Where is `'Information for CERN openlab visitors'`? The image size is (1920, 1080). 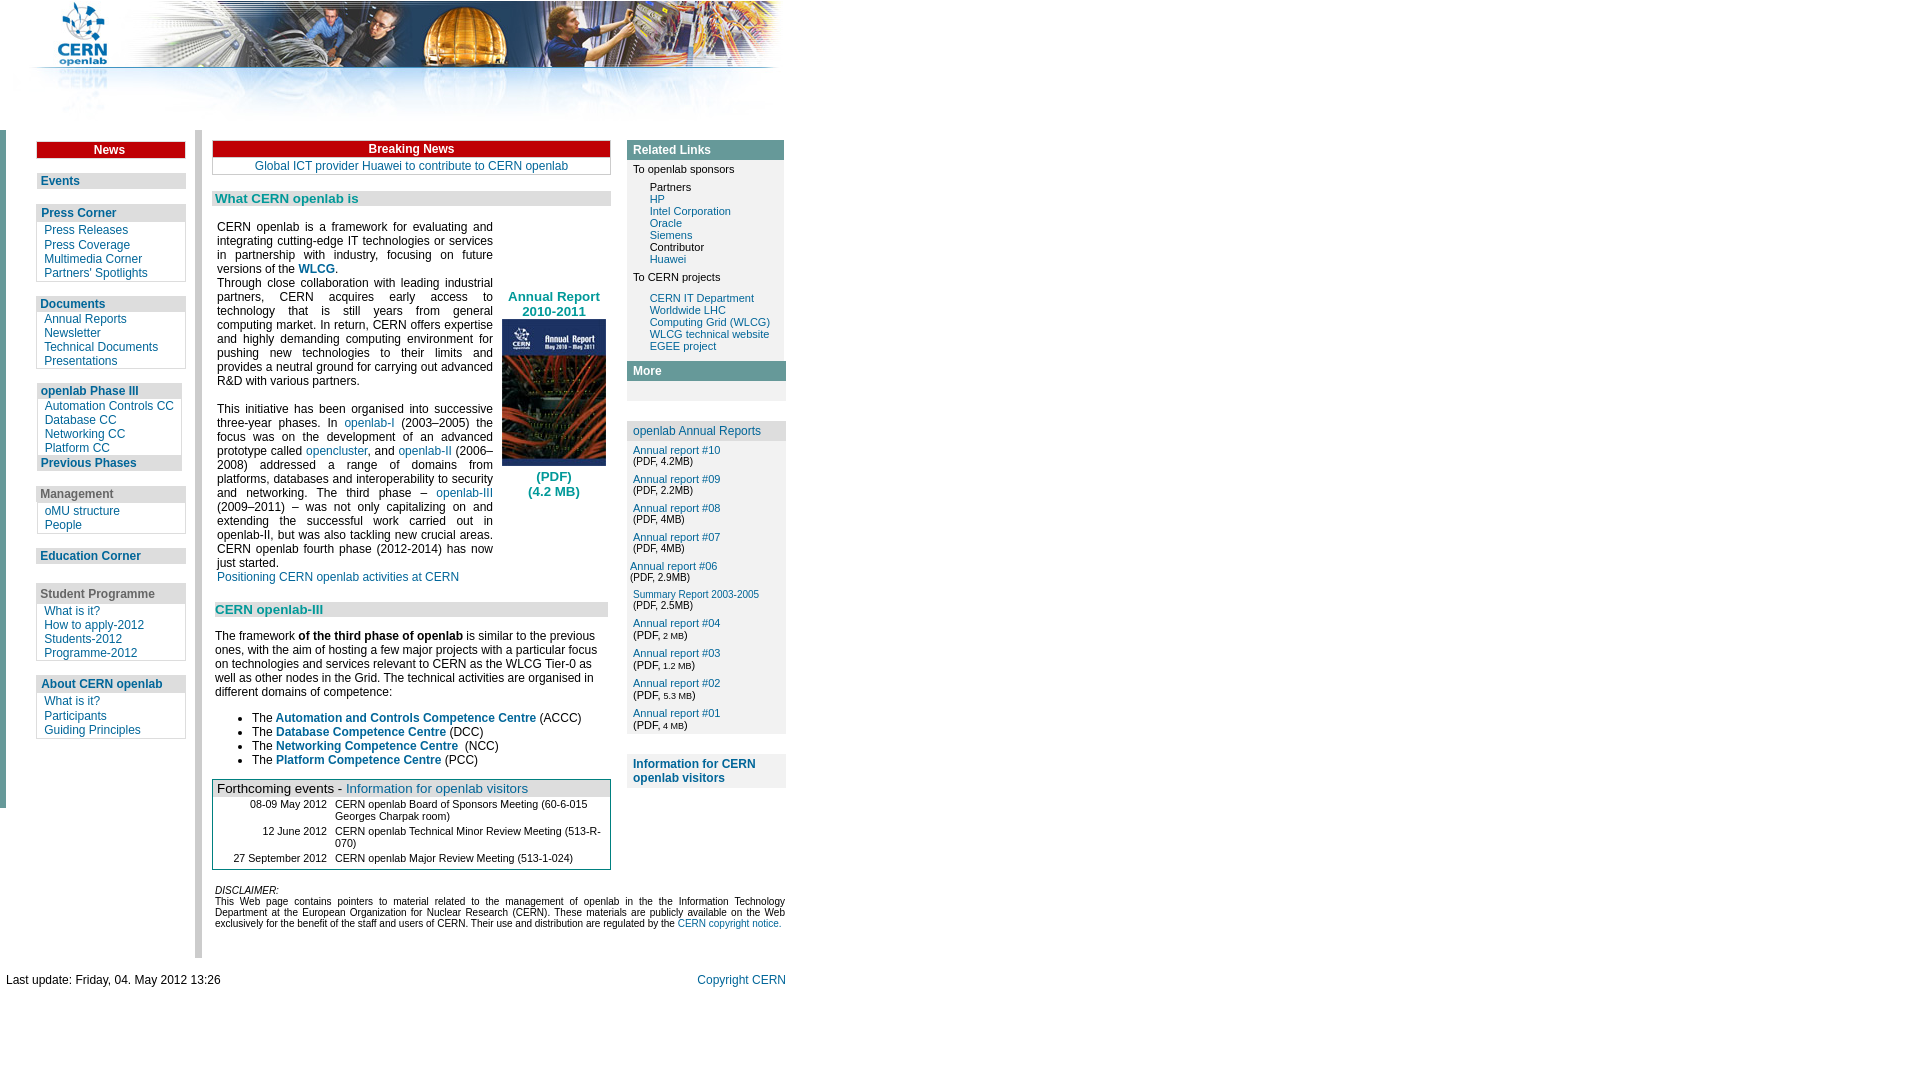
'Information for CERN openlab visitors' is located at coordinates (694, 770).